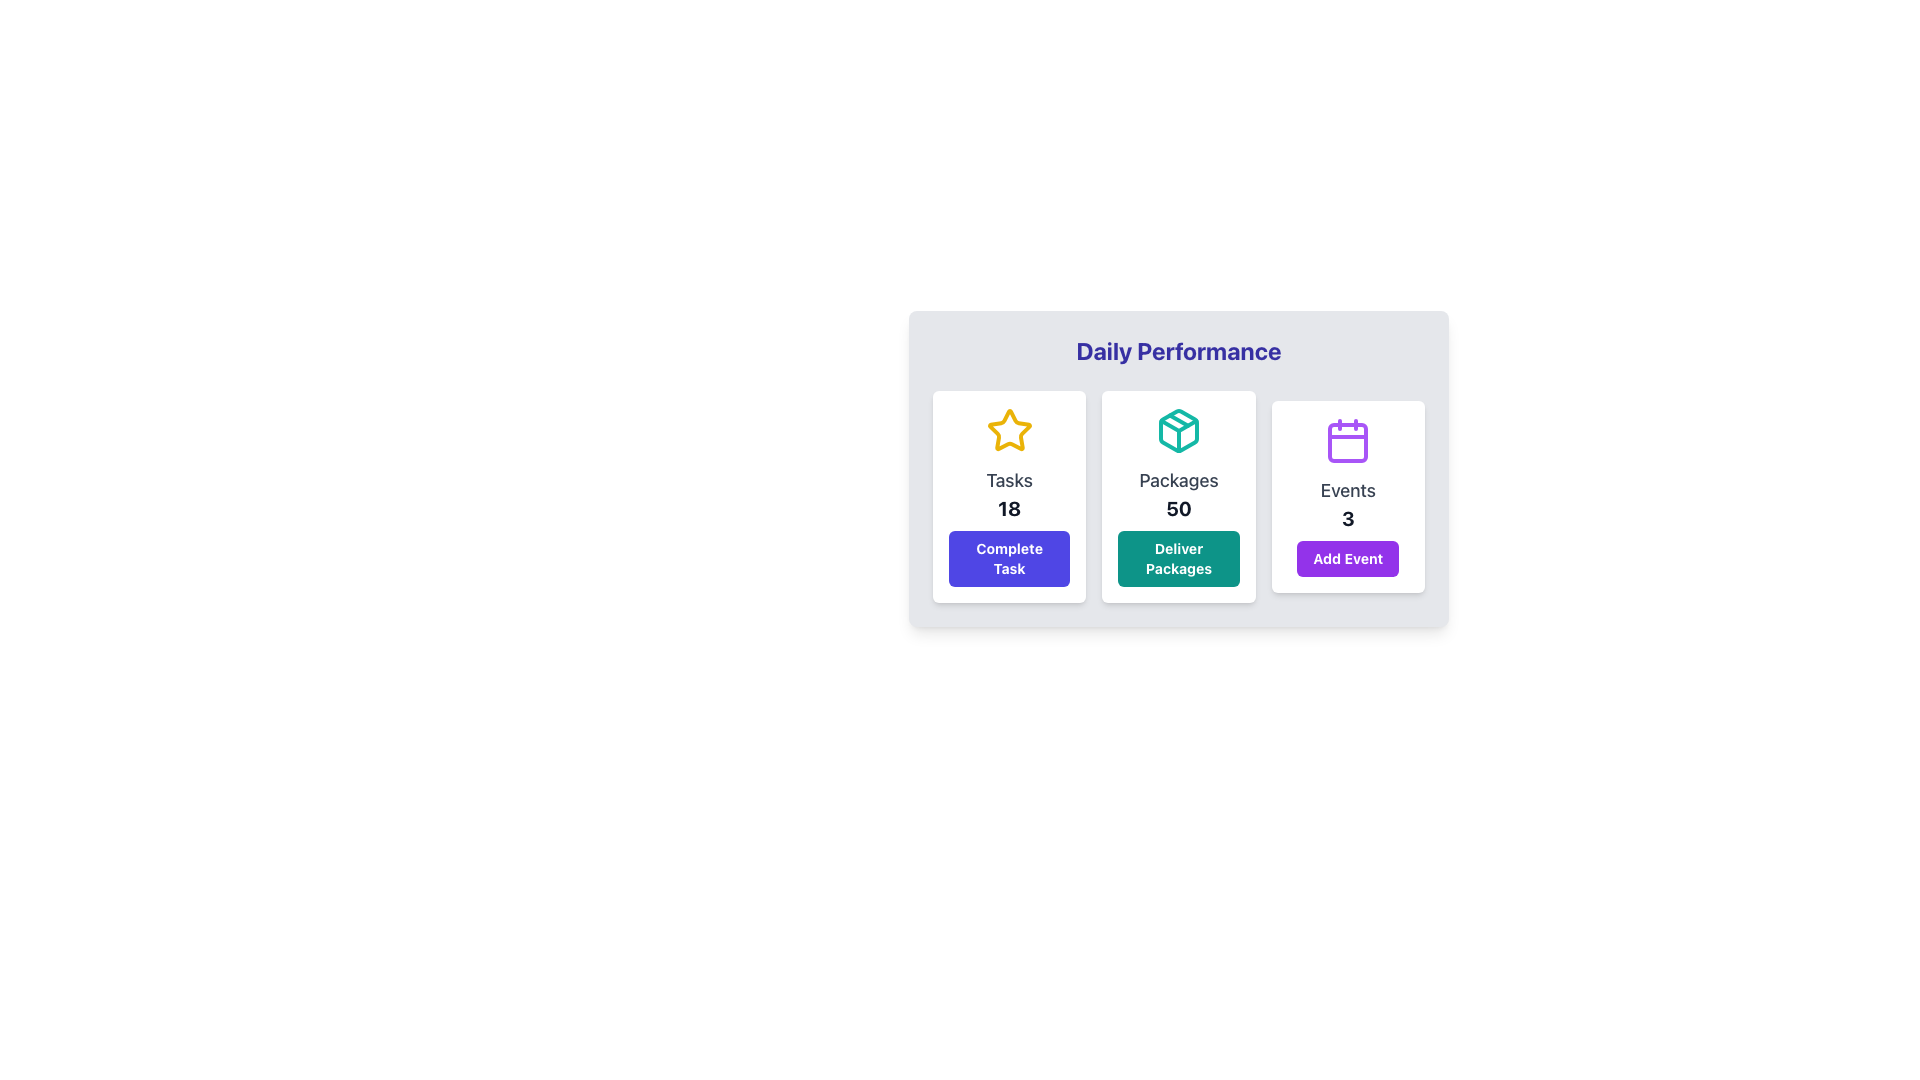 Image resolution: width=1920 pixels, height=1080 pixels. Describe the element at coordinates (1348, 518) in the screenshot. I see `the text label displaying the numeral '3' in the 'Events' box of the performance dashboard` at that location.